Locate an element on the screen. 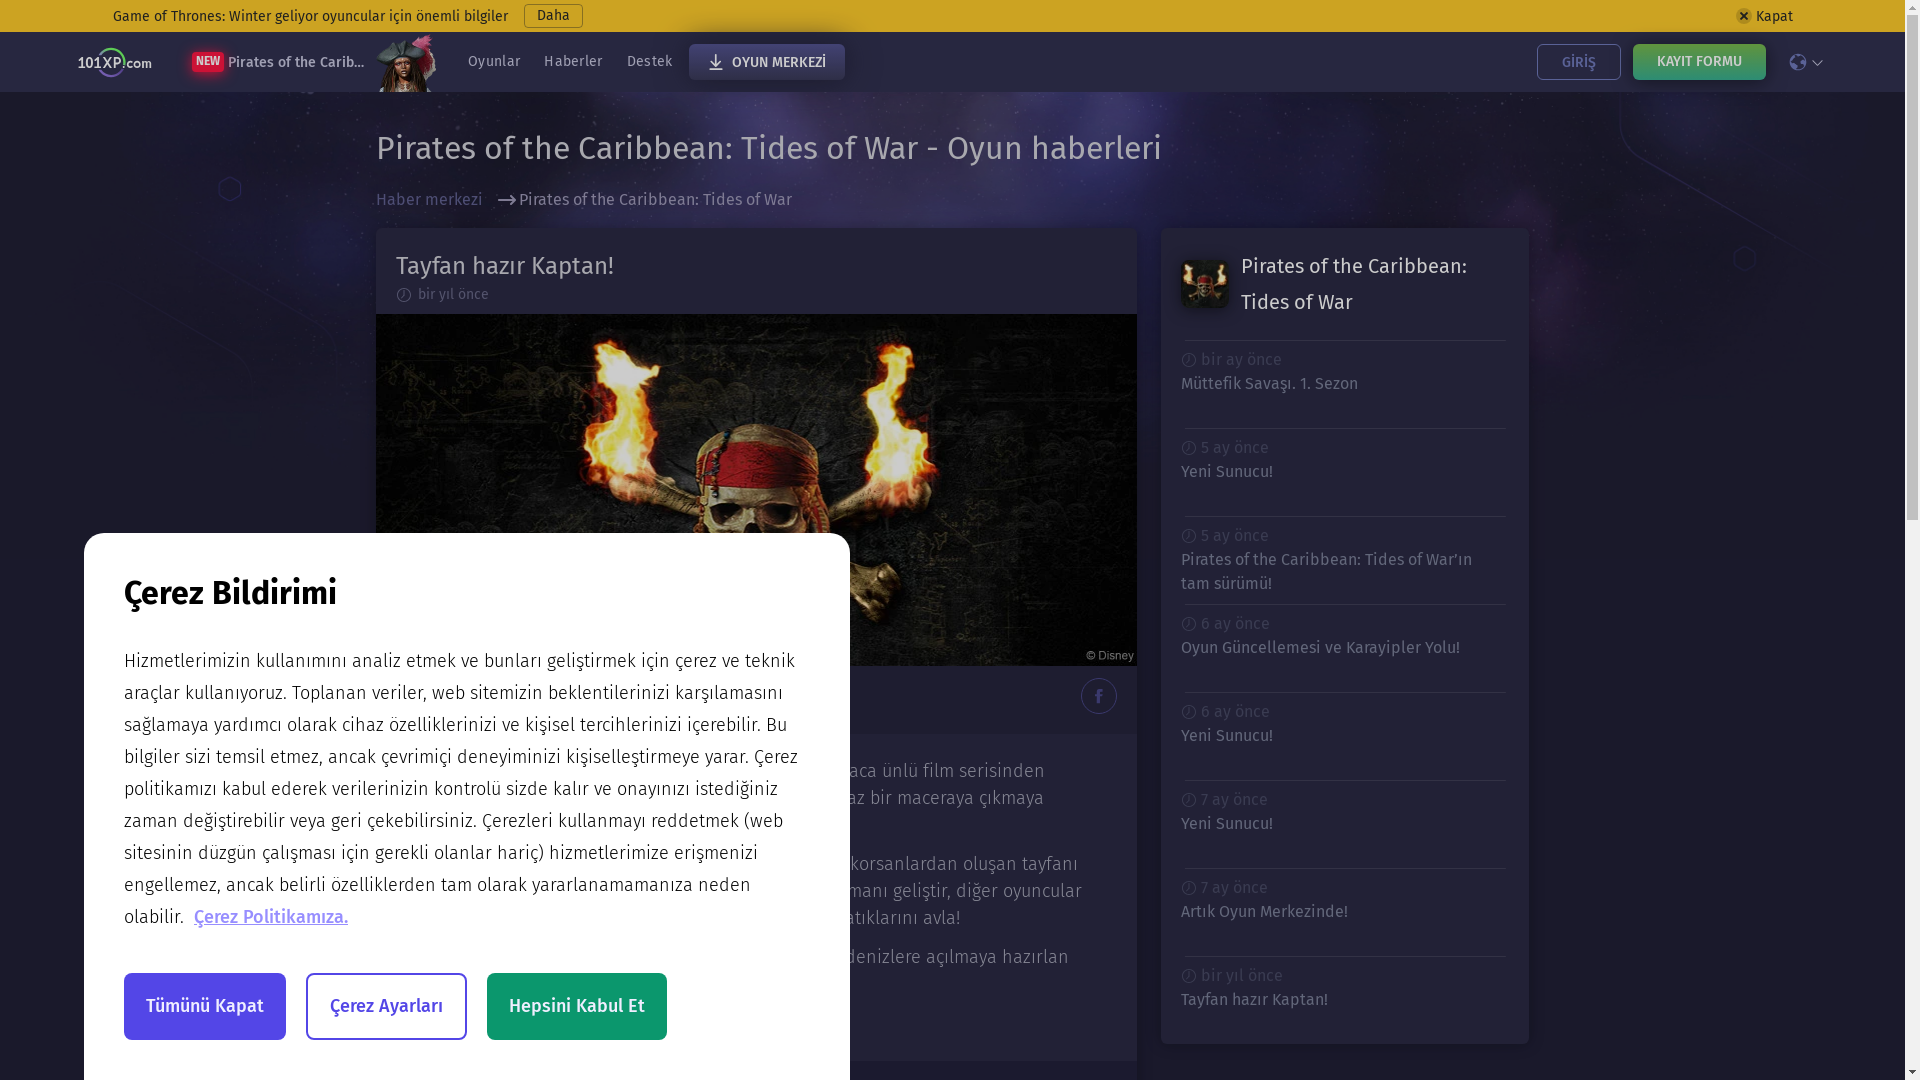  'Oyunlar' is located at coordinates (494, 60).